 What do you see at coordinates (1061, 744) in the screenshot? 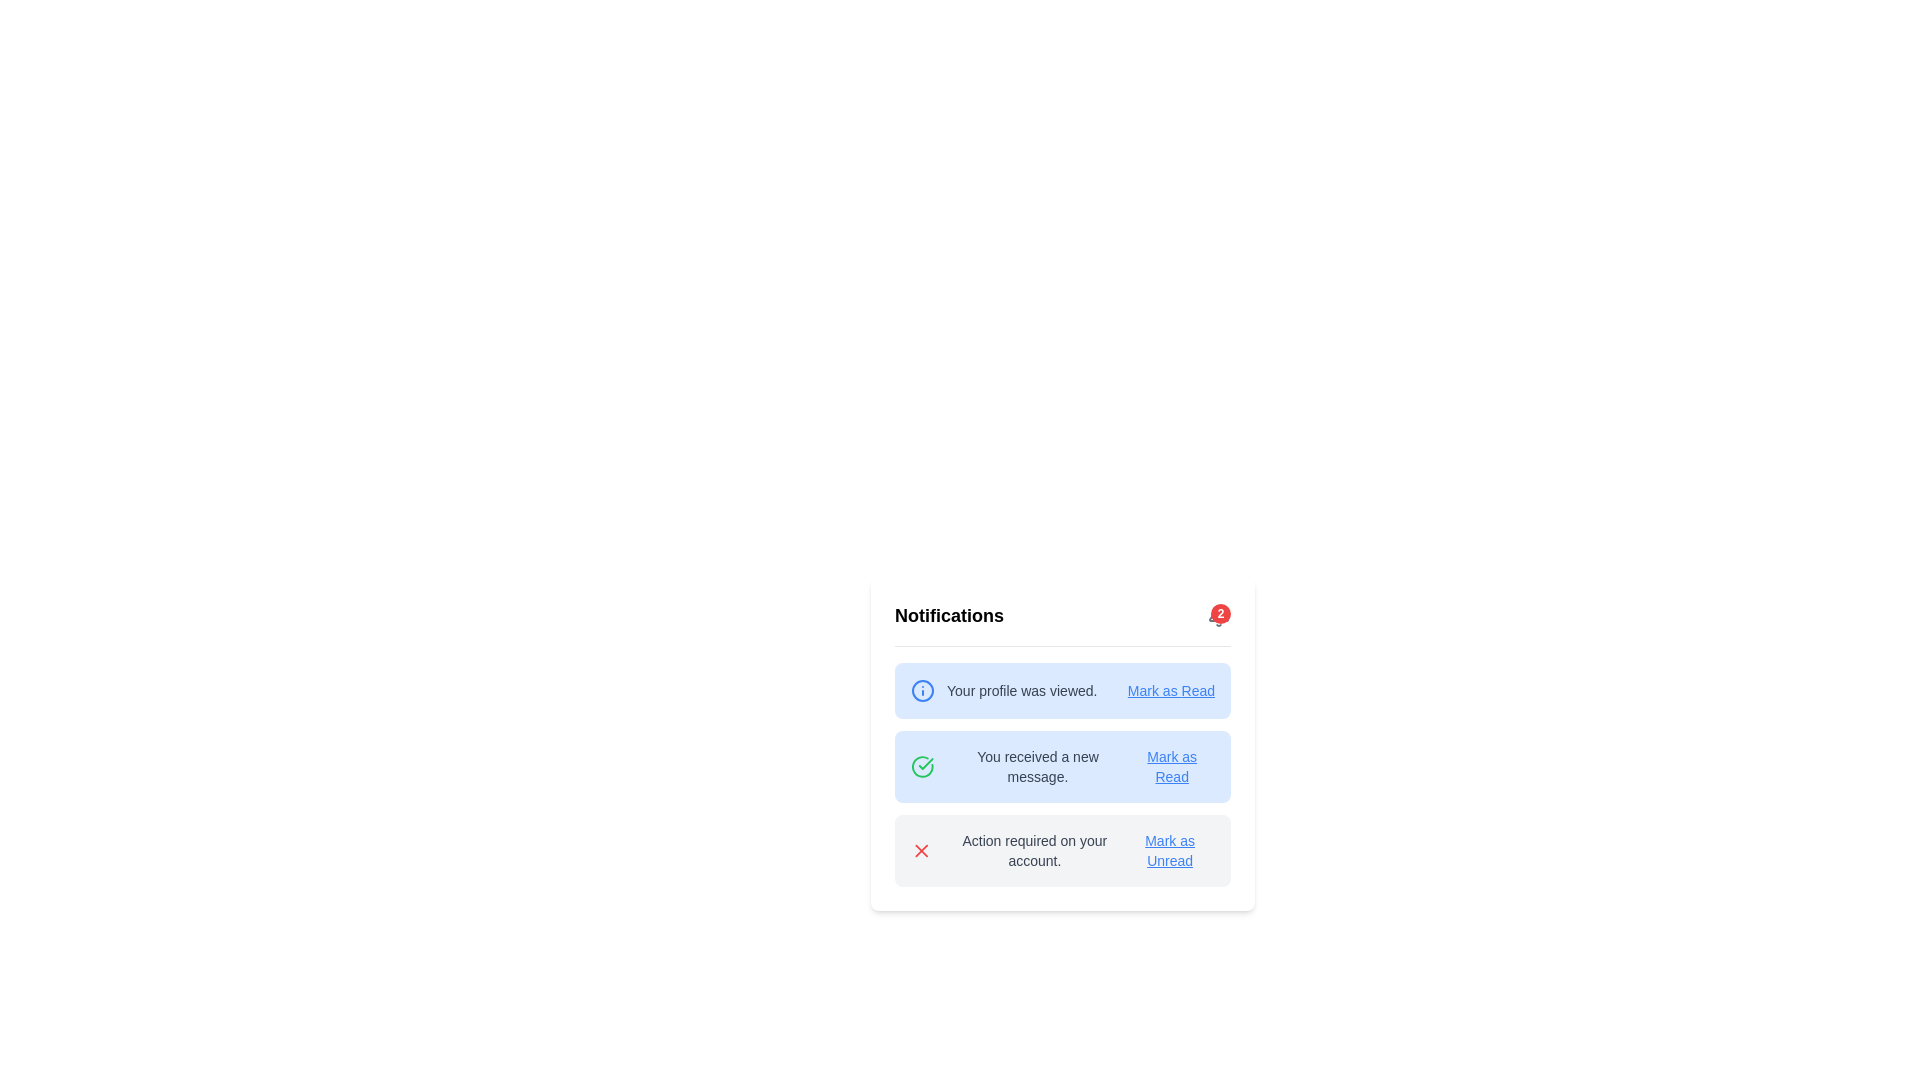
I see `the interactive link within the second notification card in the Notifications modal to mark the message as read` at bounding box center [1061, 744].